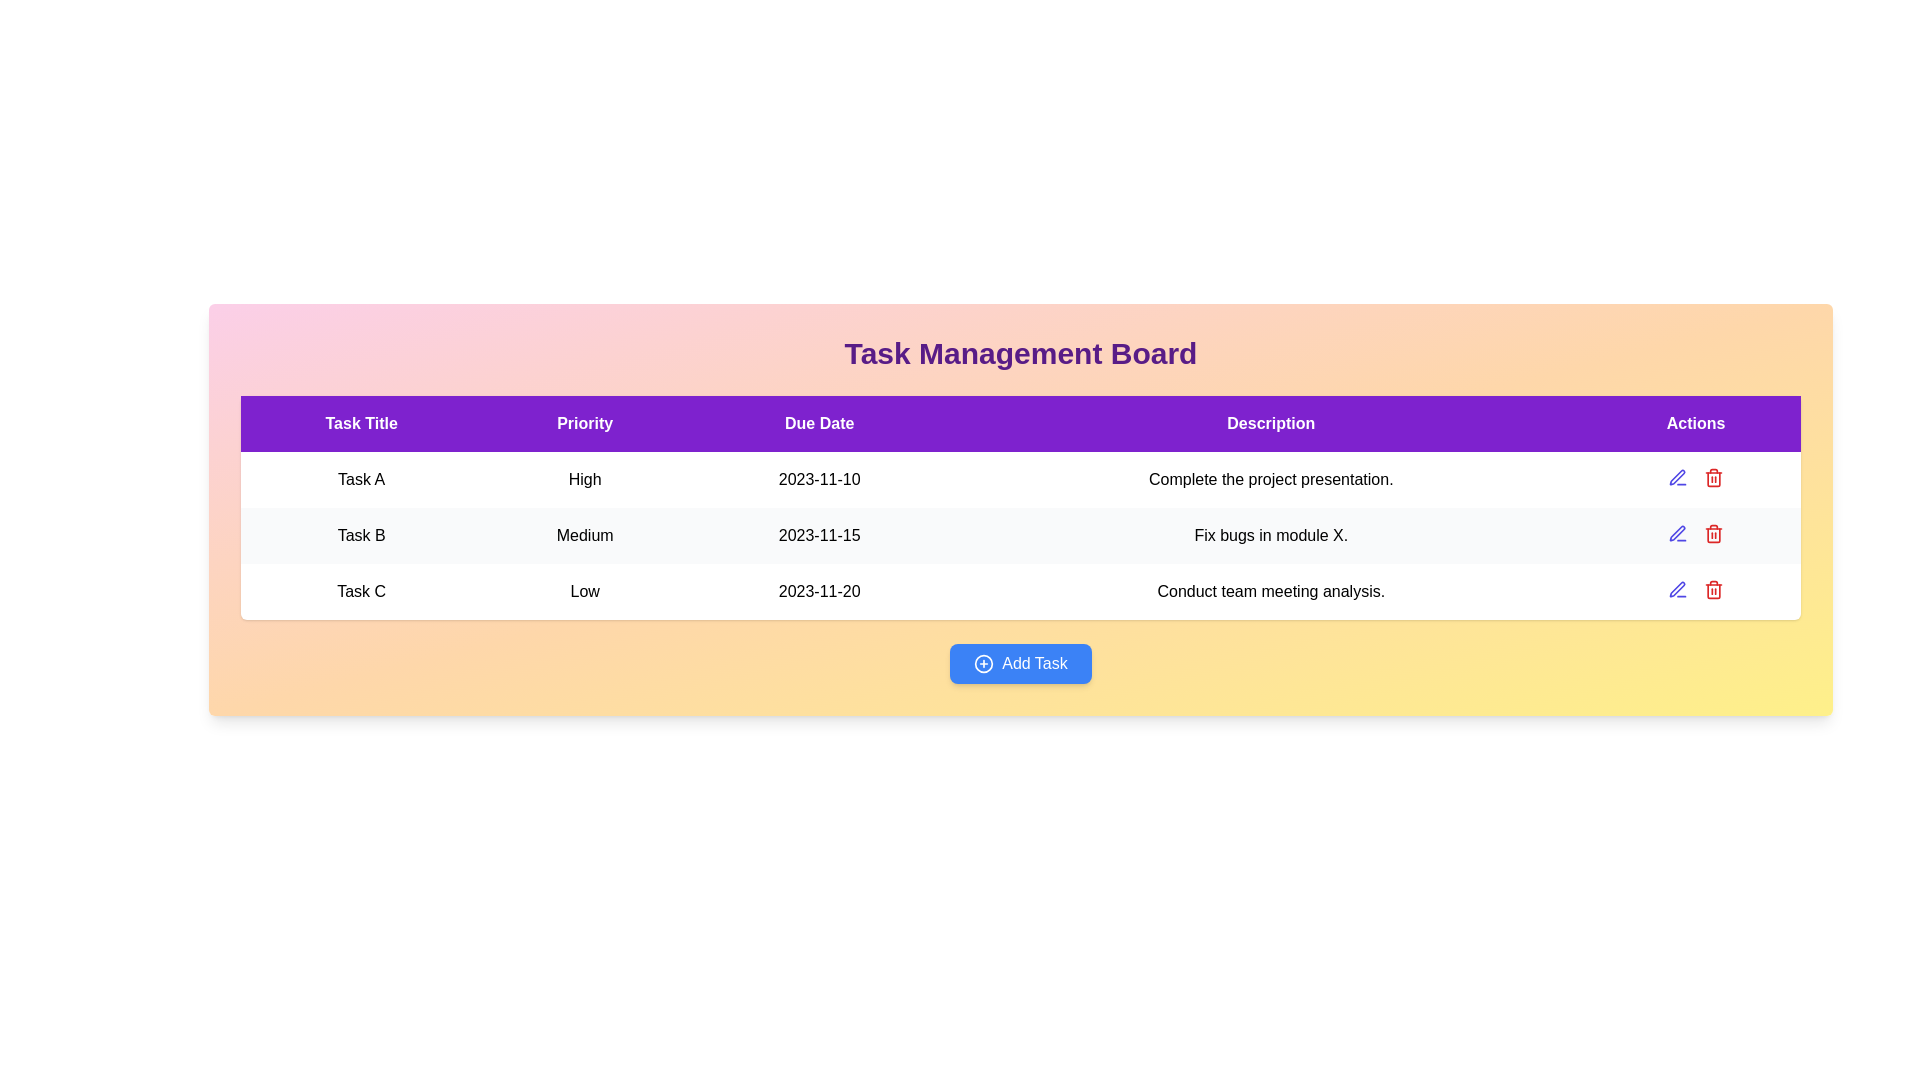  What do you see at coordinates (1270, 423) in the screenshot?
I see `the 'Description' text label header, which is styled with white bold text on a purple background, located between 'Due Date' and 'Actions' in the table header` at bounding box center [1270, 423].